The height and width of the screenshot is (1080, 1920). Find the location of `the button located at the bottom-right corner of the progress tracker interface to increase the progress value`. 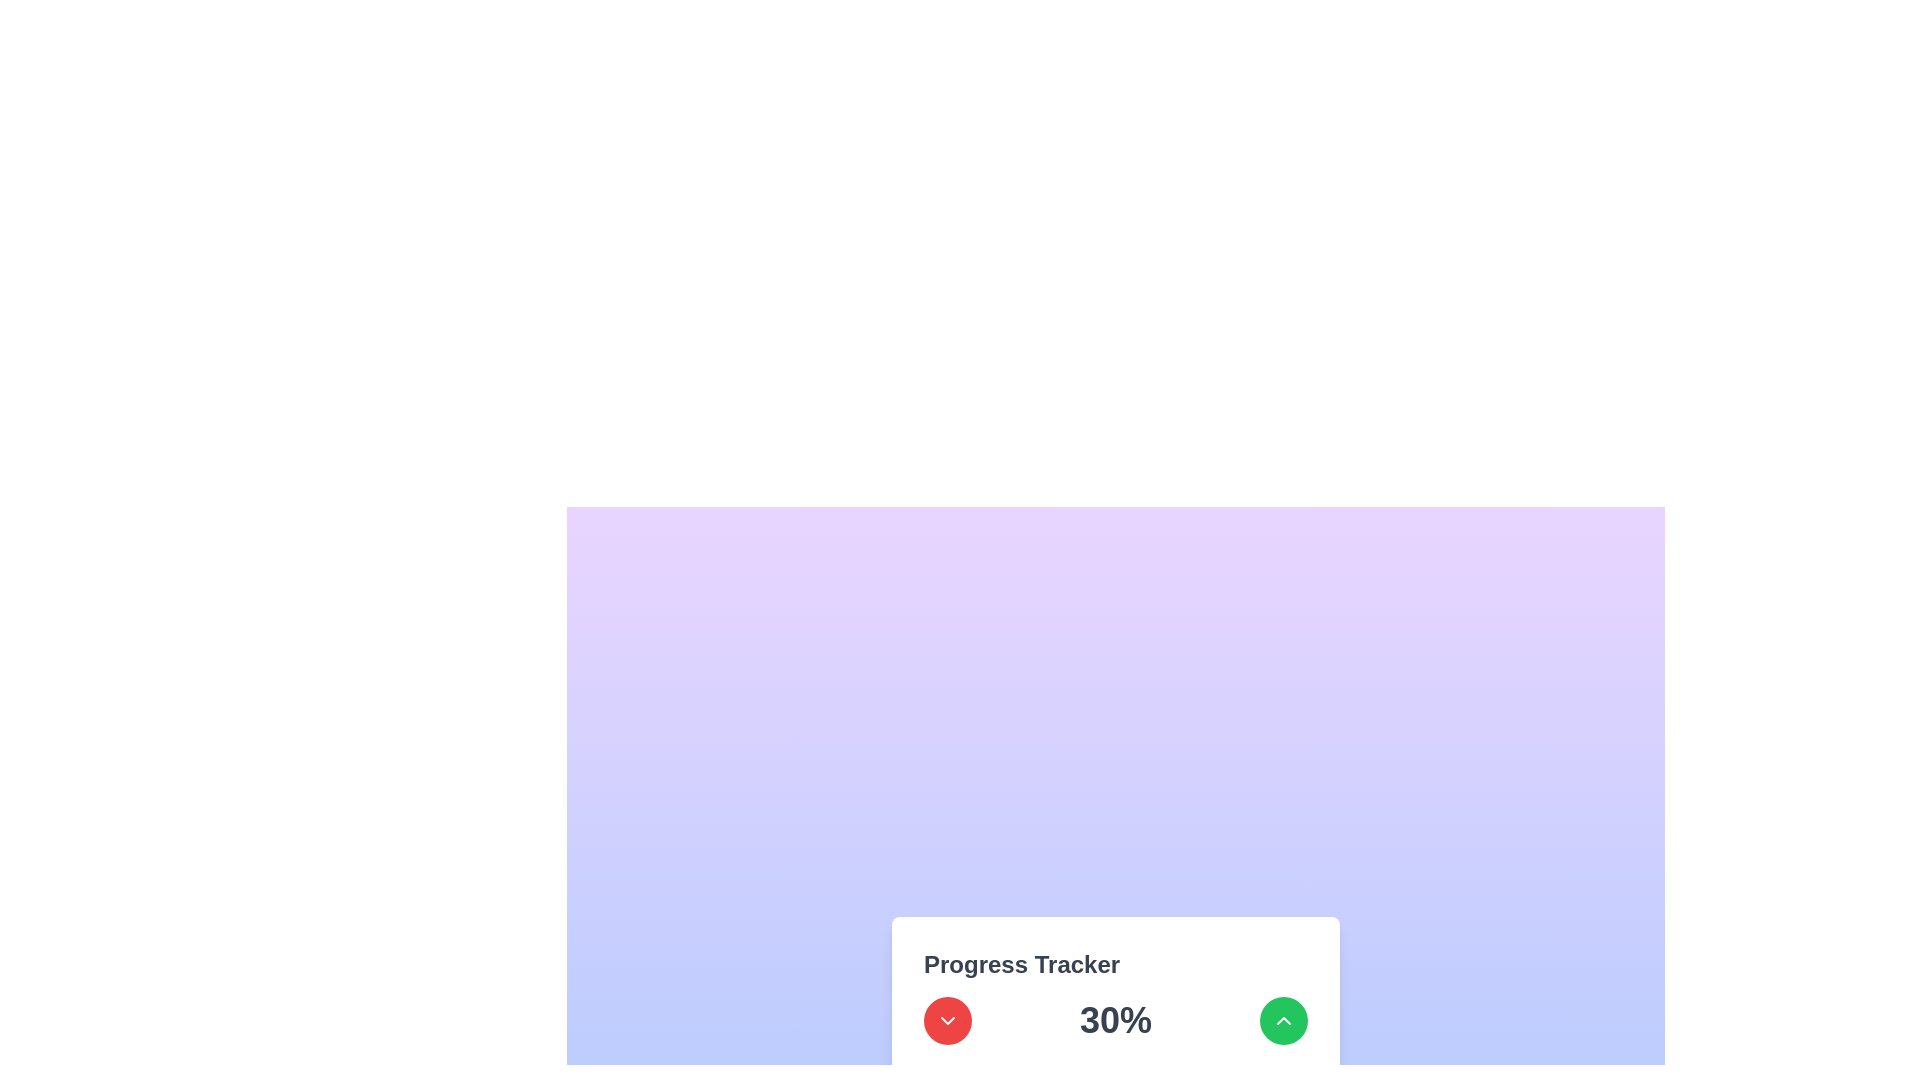

the button located at the bottom-right corner of the progress tracker interface to increase the progress value is located at coordinates (1283, 1021).